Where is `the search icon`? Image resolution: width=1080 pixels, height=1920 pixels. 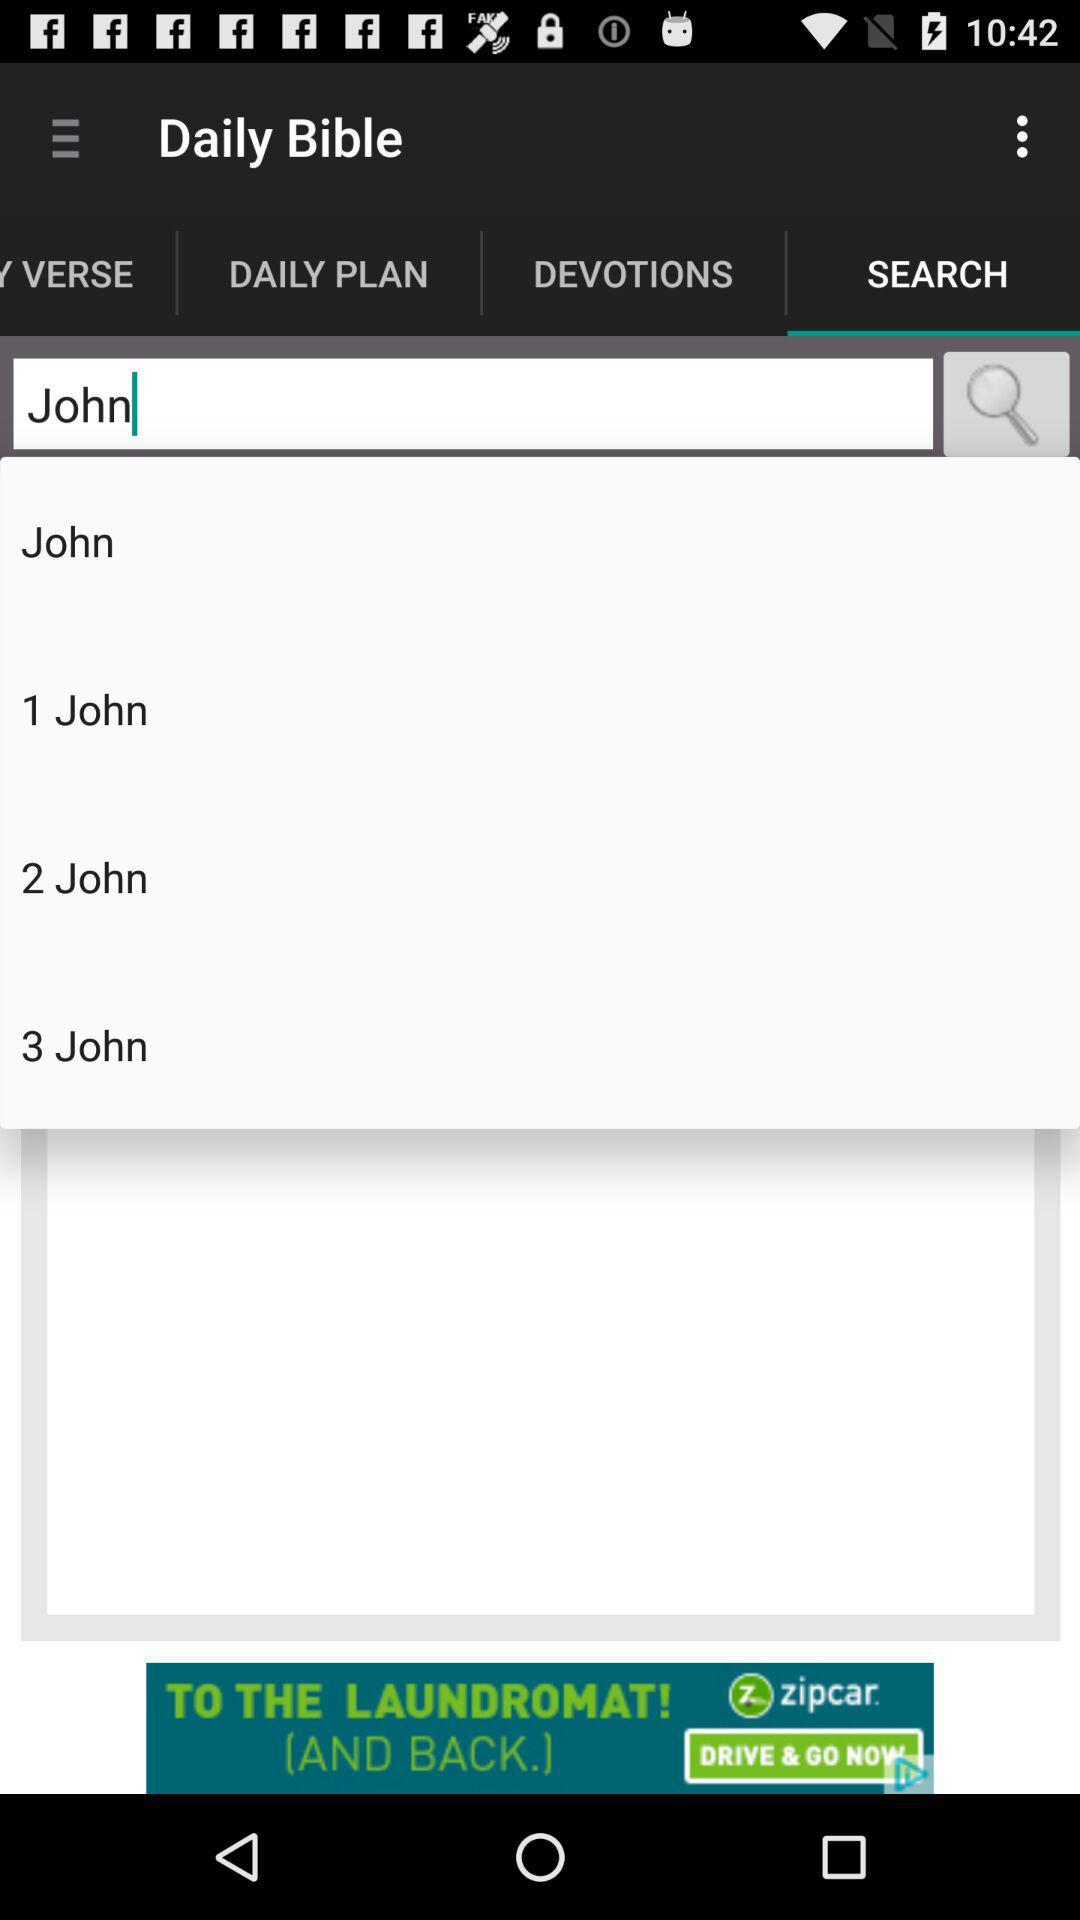 the search icon is located at coordinates (1006, 431).